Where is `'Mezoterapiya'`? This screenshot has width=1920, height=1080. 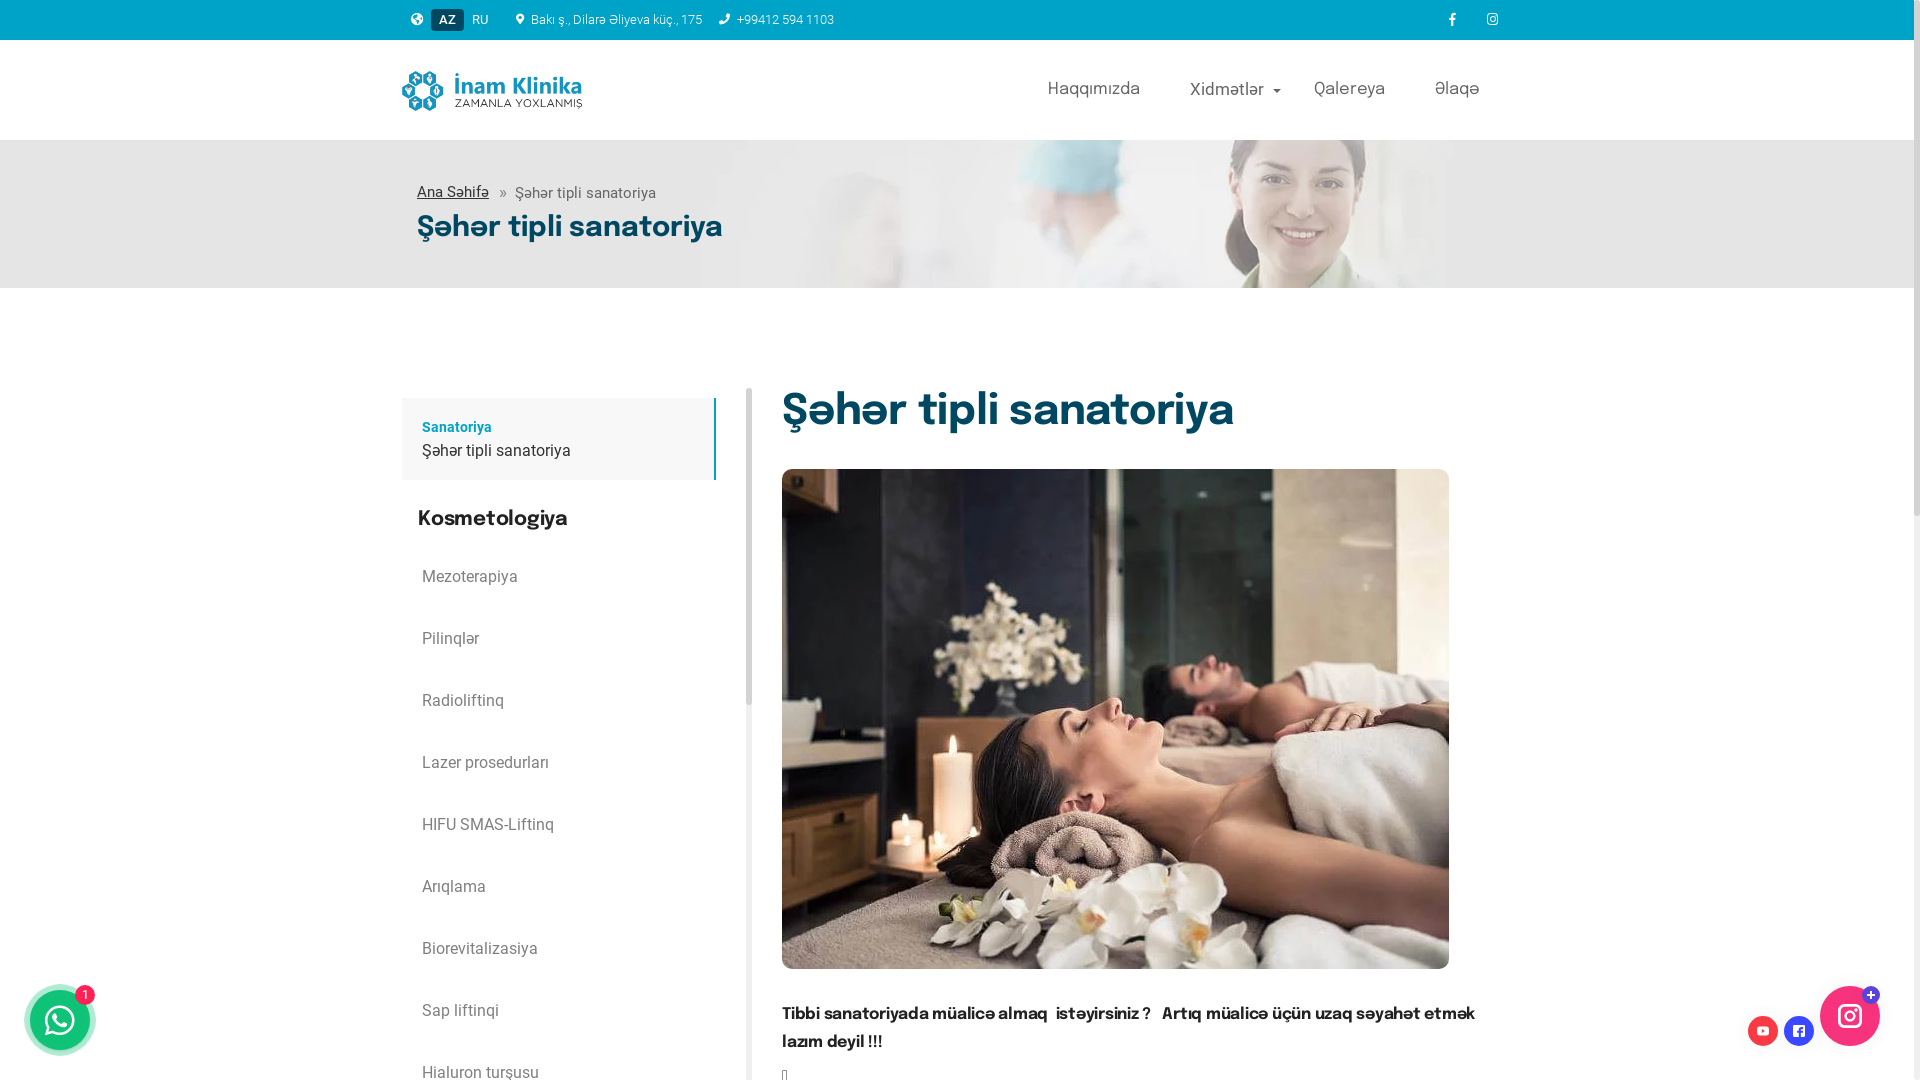
'Mezoterapiya' is located at coordinates (558, 577).